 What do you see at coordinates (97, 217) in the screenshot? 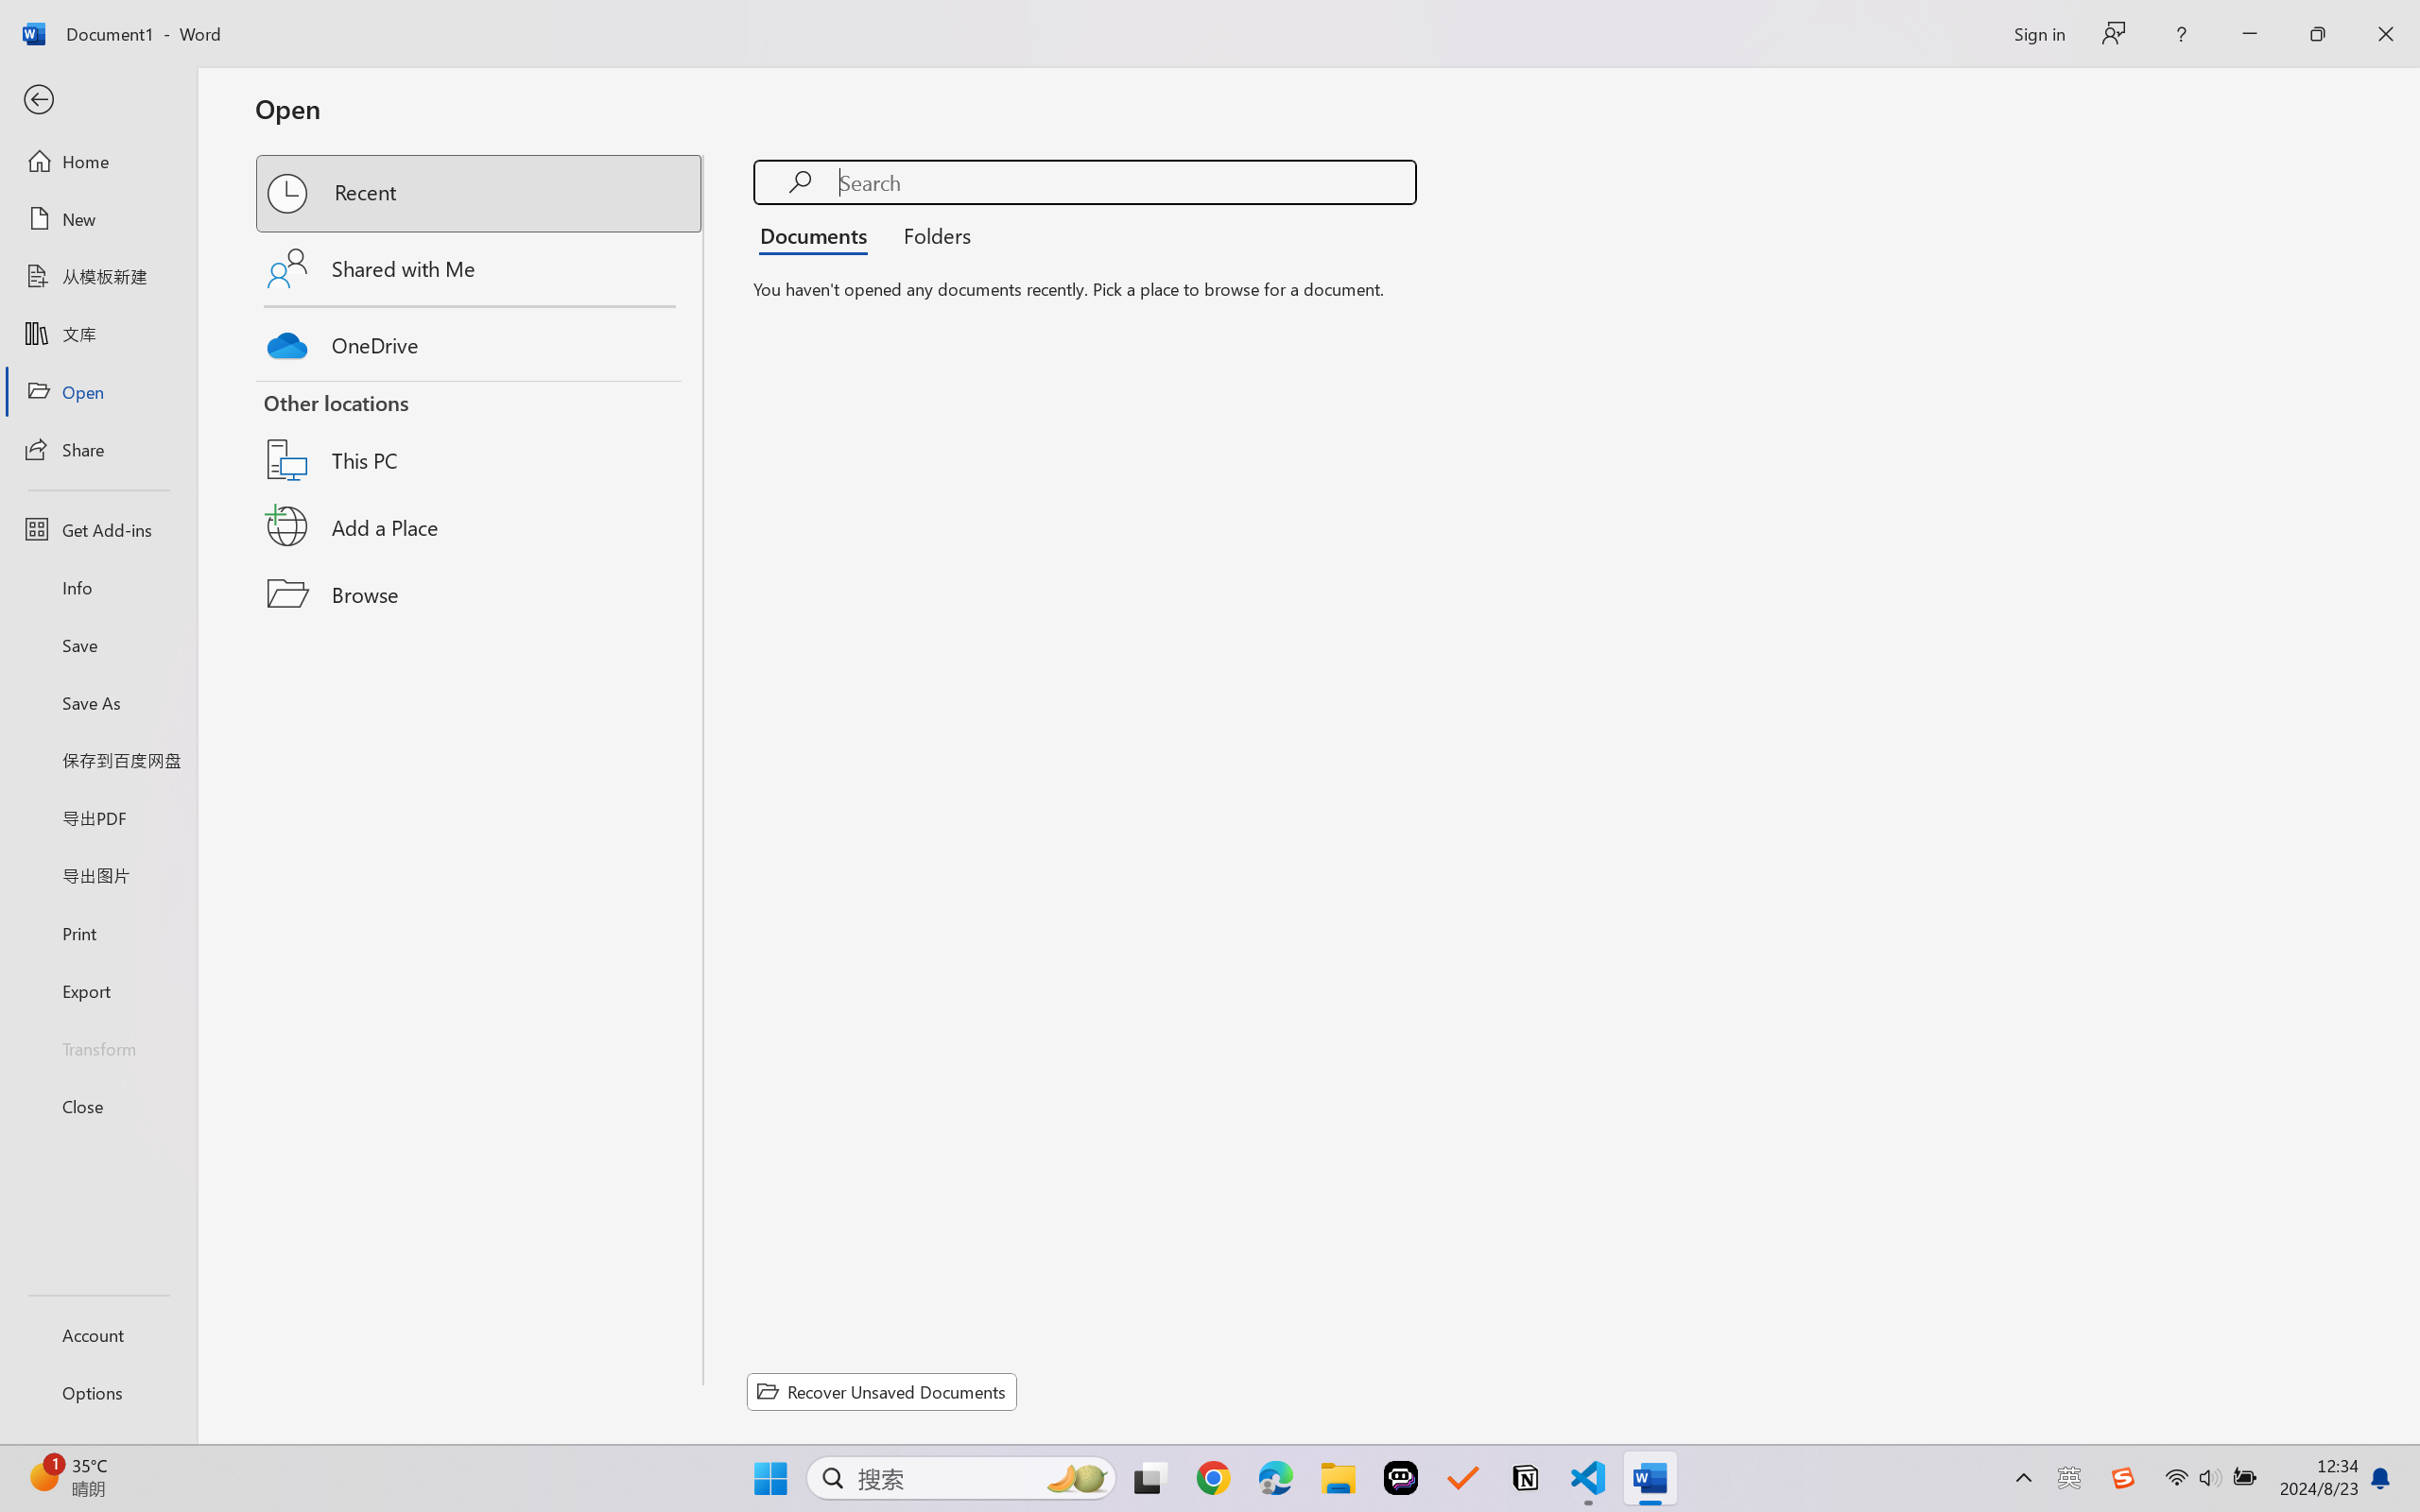
I see `'New'` at bounding box center [97, 217].